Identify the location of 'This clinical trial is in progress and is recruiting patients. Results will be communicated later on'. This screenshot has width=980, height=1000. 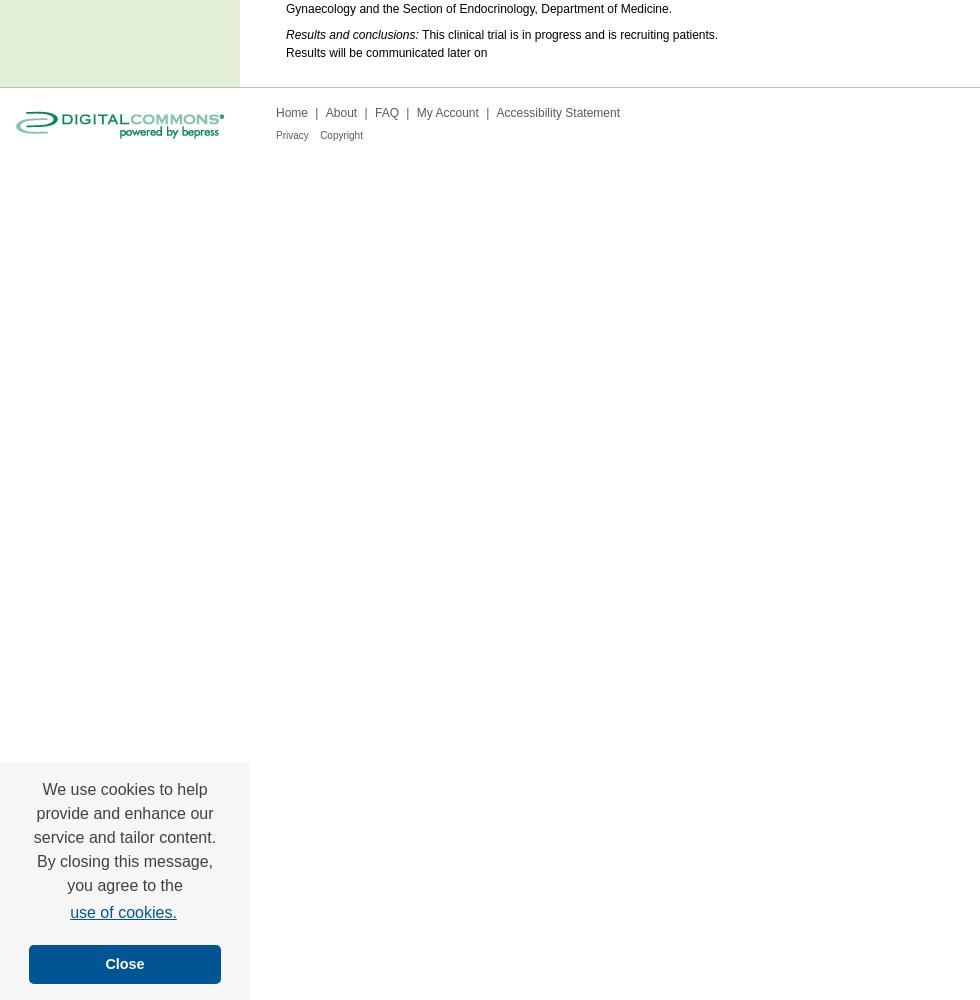
(501, 44).